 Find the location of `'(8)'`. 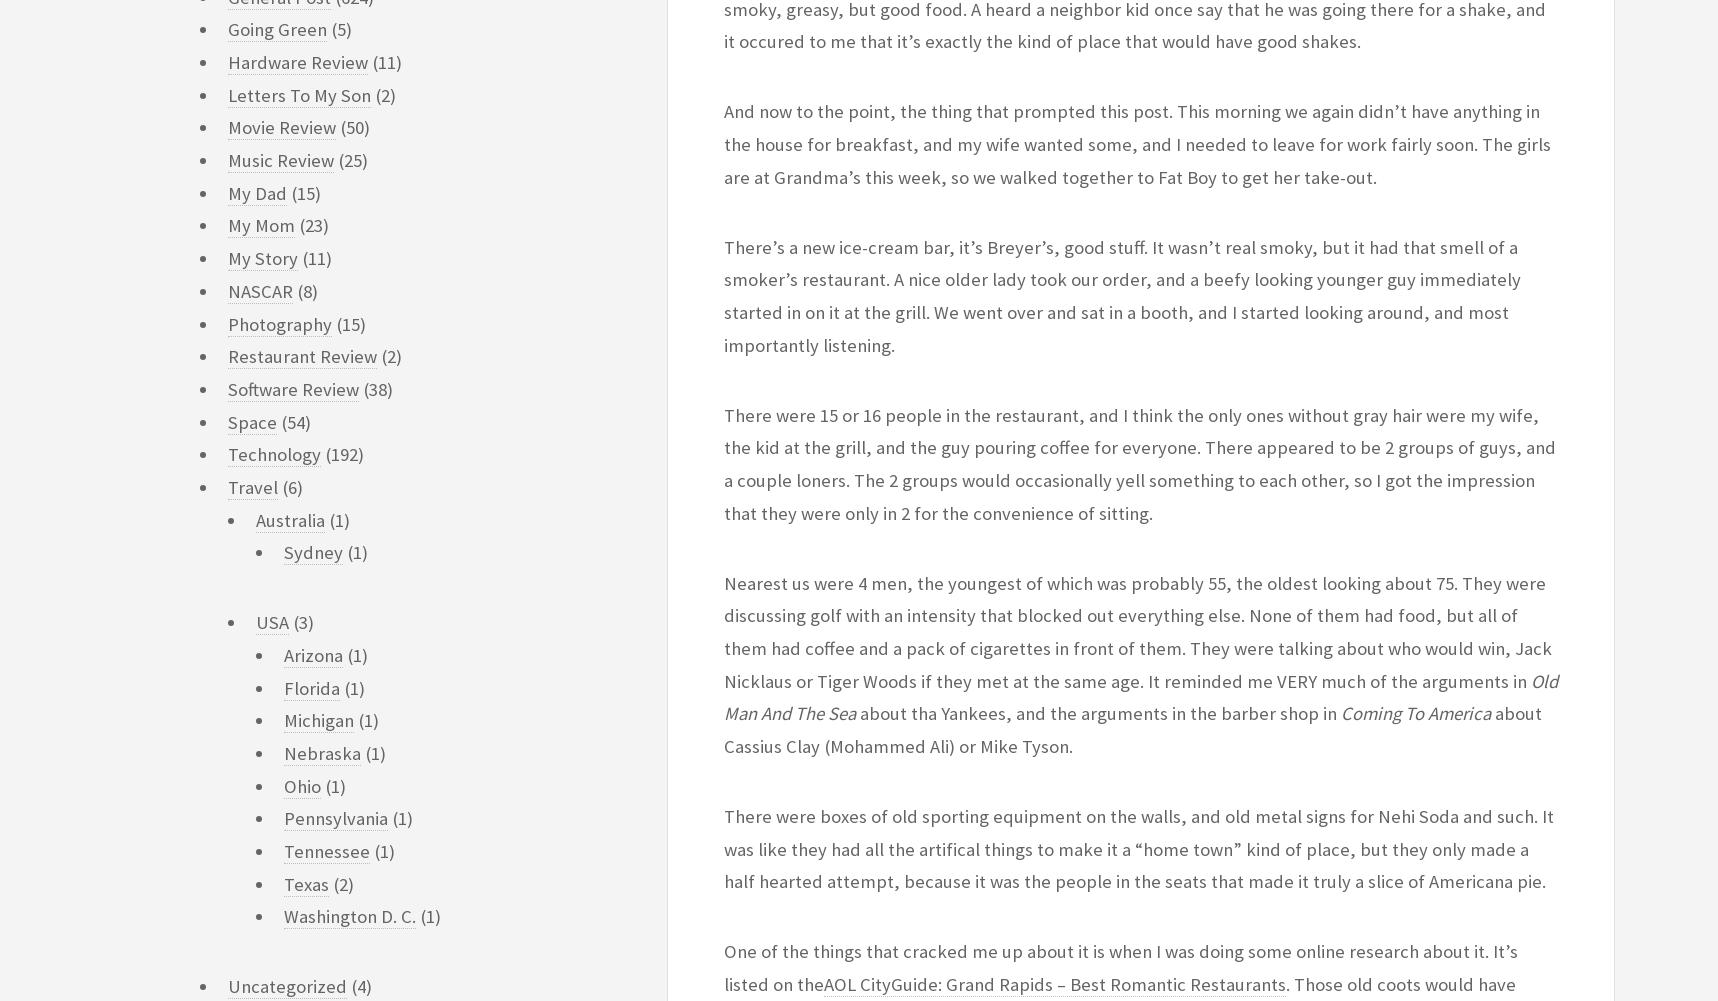

'(8)' is located at coordinates (305, 290).